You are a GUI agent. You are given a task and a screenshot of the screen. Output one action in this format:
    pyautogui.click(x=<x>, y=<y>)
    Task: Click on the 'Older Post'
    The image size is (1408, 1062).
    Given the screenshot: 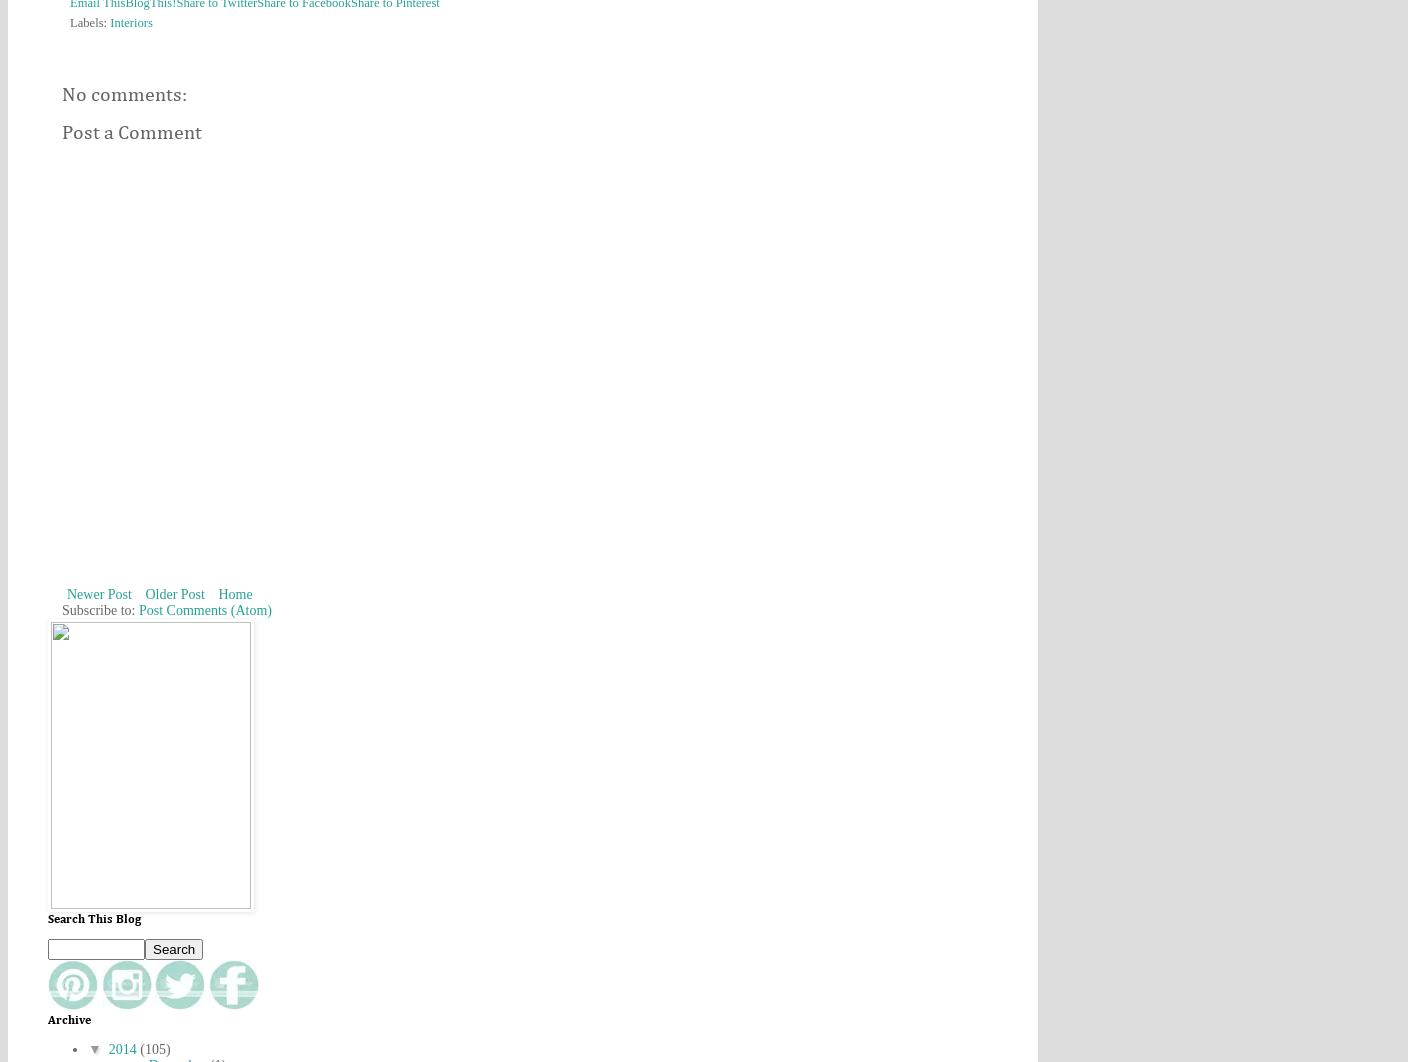 What is the action you would take?
    pyautogui.click(x=174, y=594)
    